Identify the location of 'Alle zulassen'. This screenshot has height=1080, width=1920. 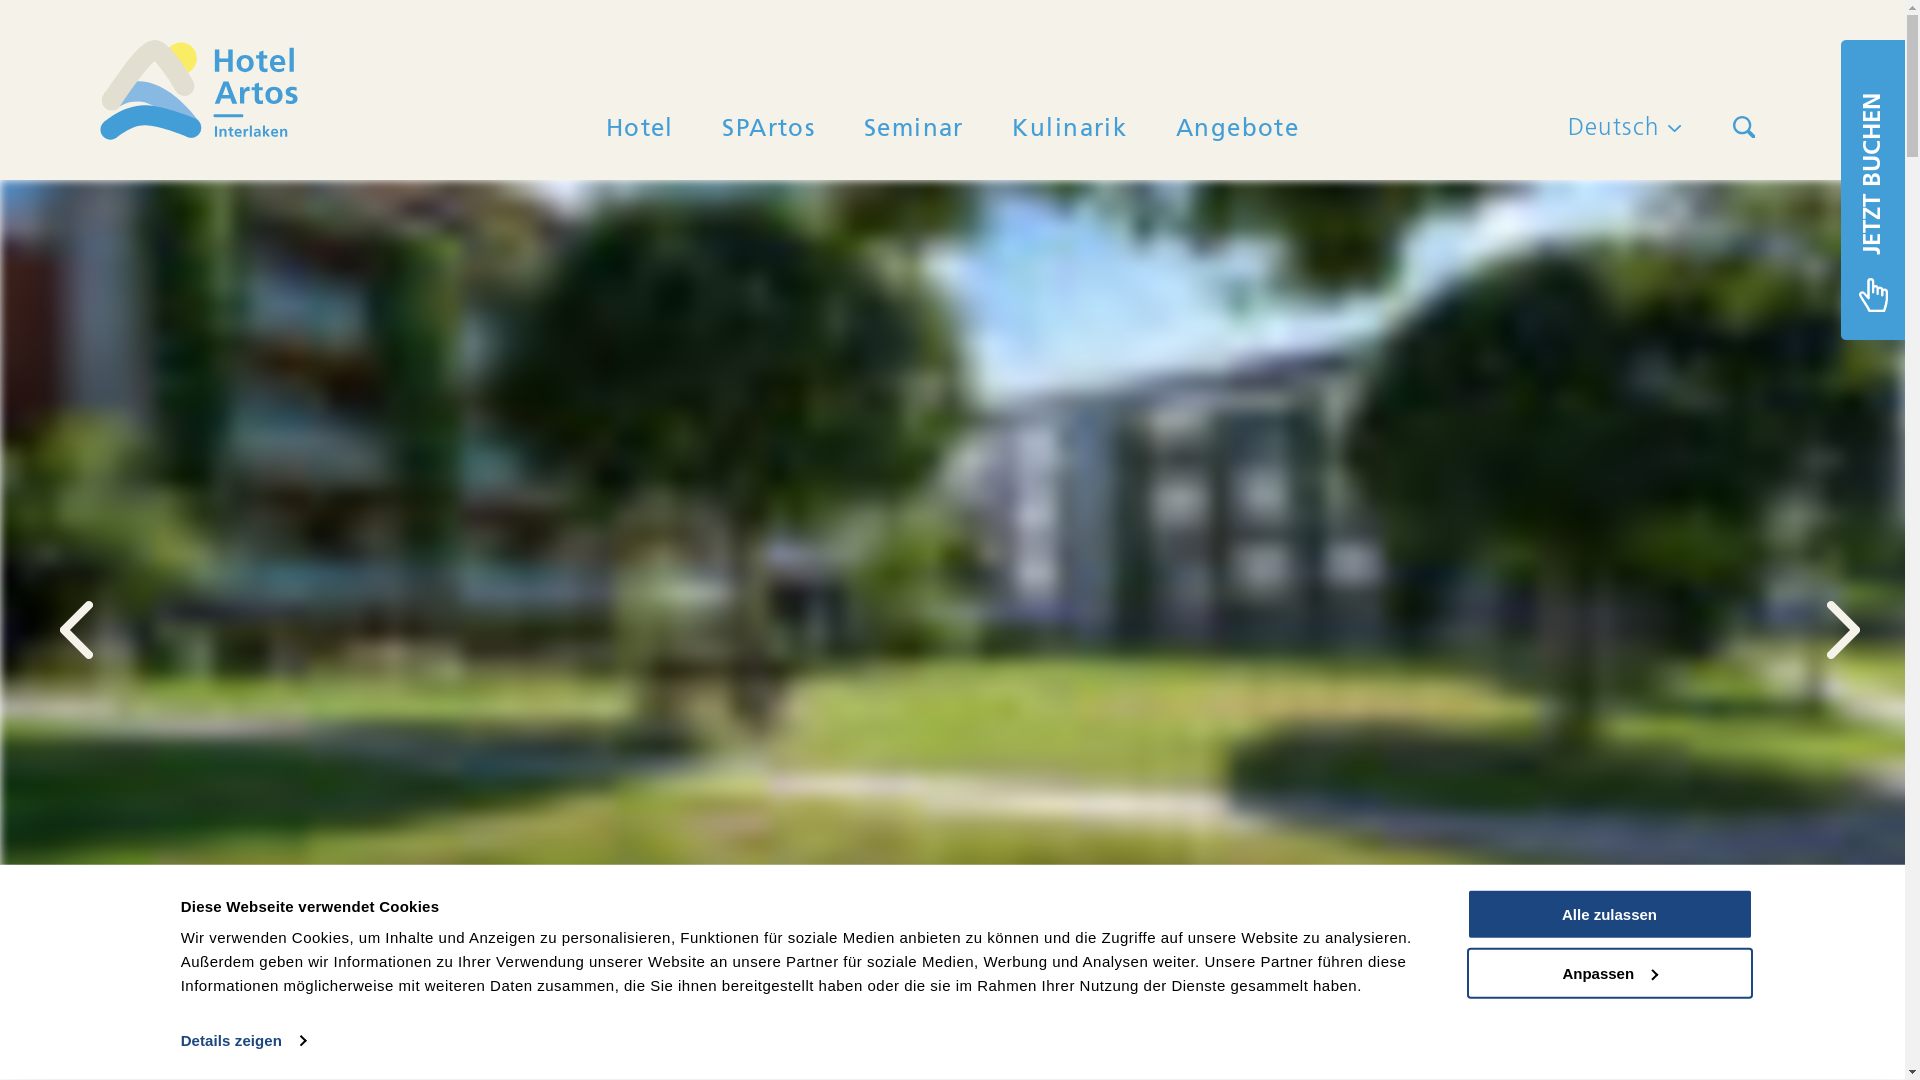
(1608, 914).